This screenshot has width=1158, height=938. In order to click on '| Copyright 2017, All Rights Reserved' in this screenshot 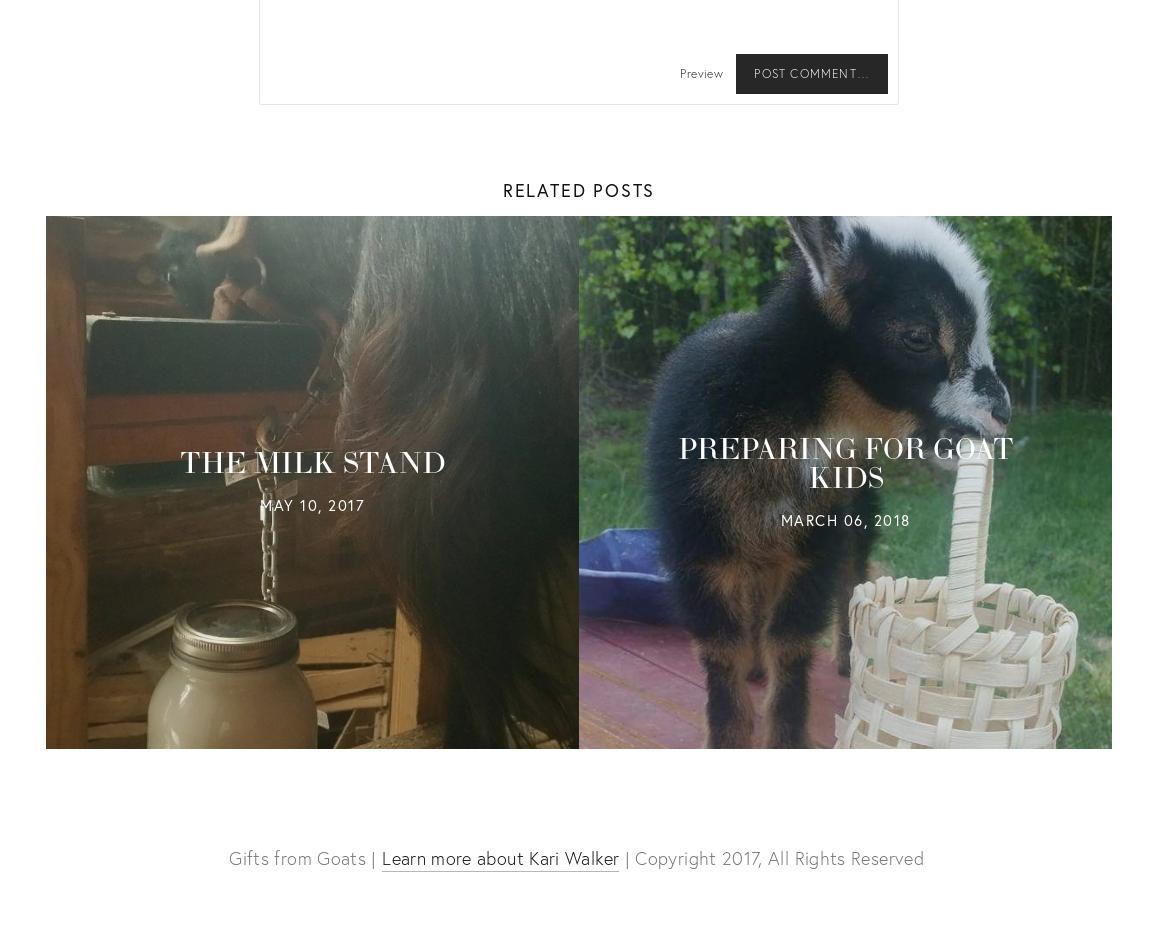, I will do `click(770, 856)`.